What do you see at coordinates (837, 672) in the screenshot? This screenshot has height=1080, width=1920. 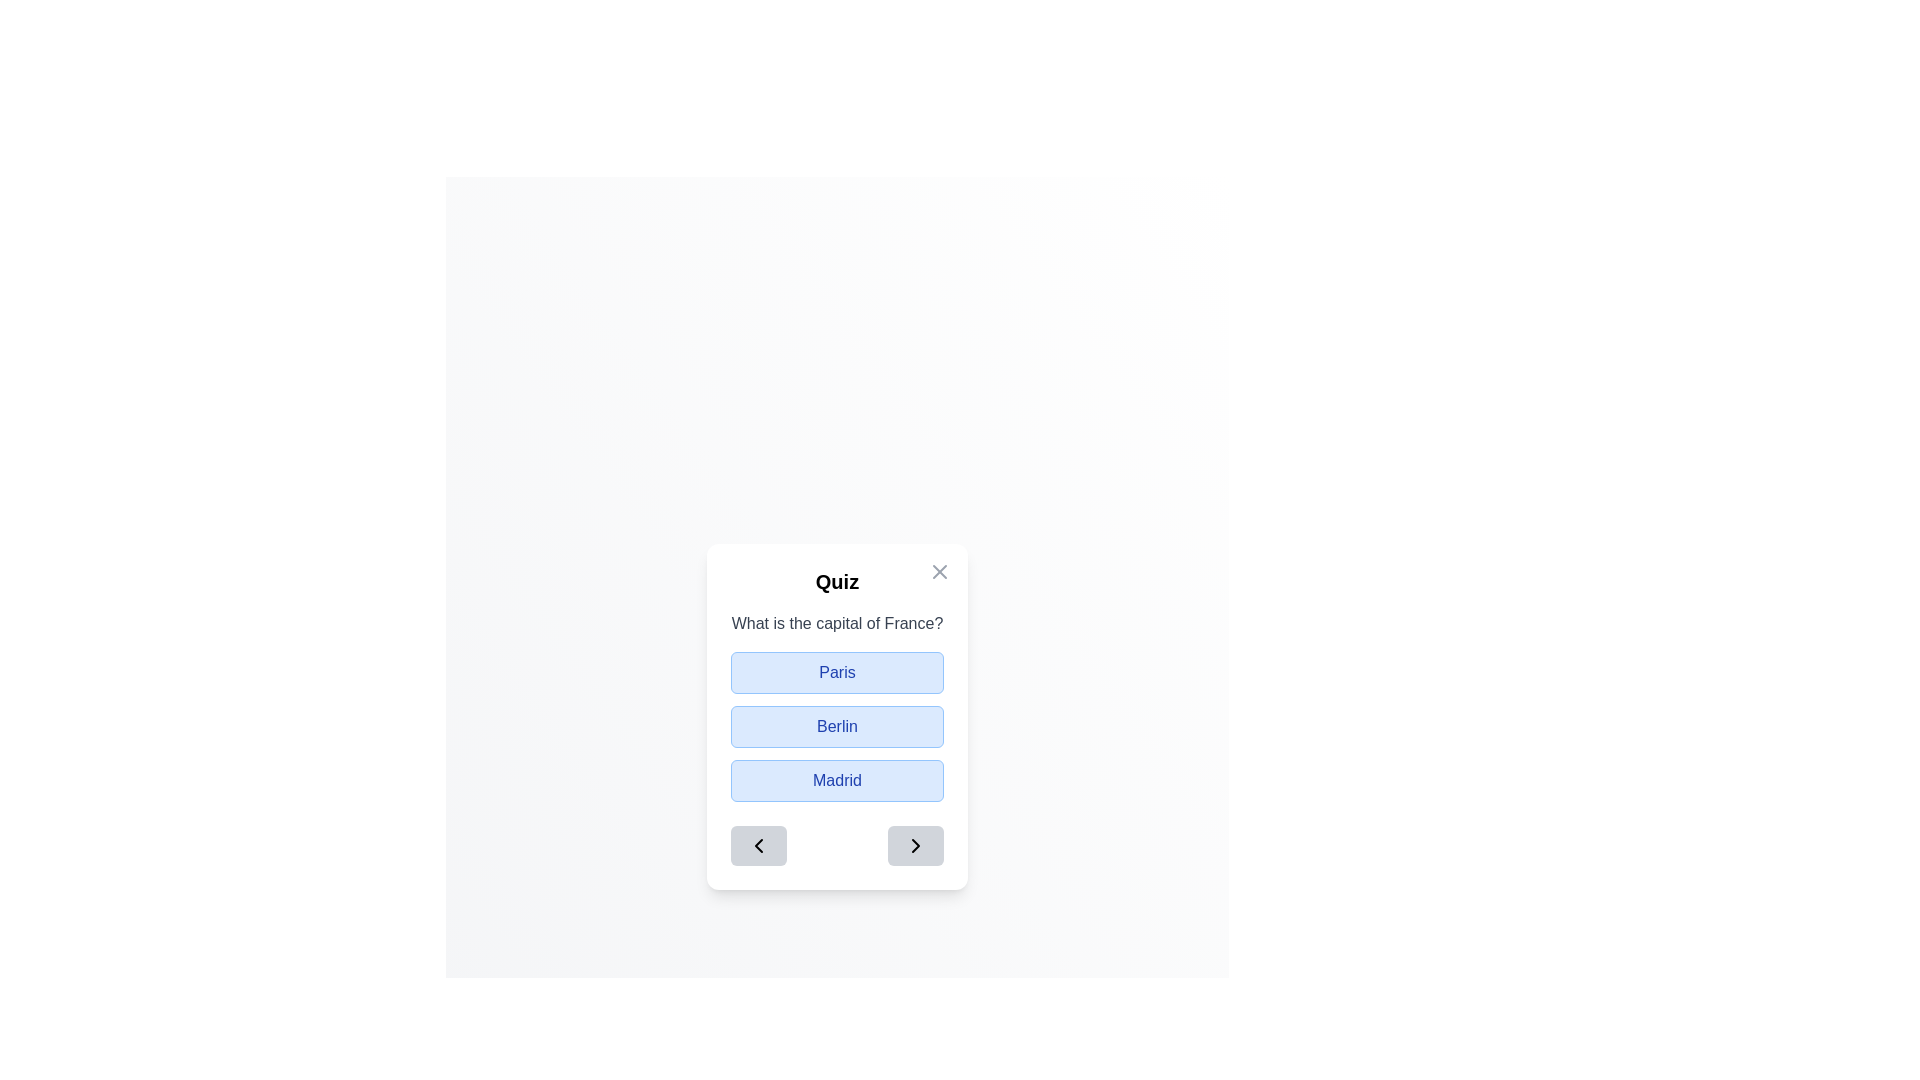 I see `the selectable button labeled 'Paris'` at bounding box center [837, 672].